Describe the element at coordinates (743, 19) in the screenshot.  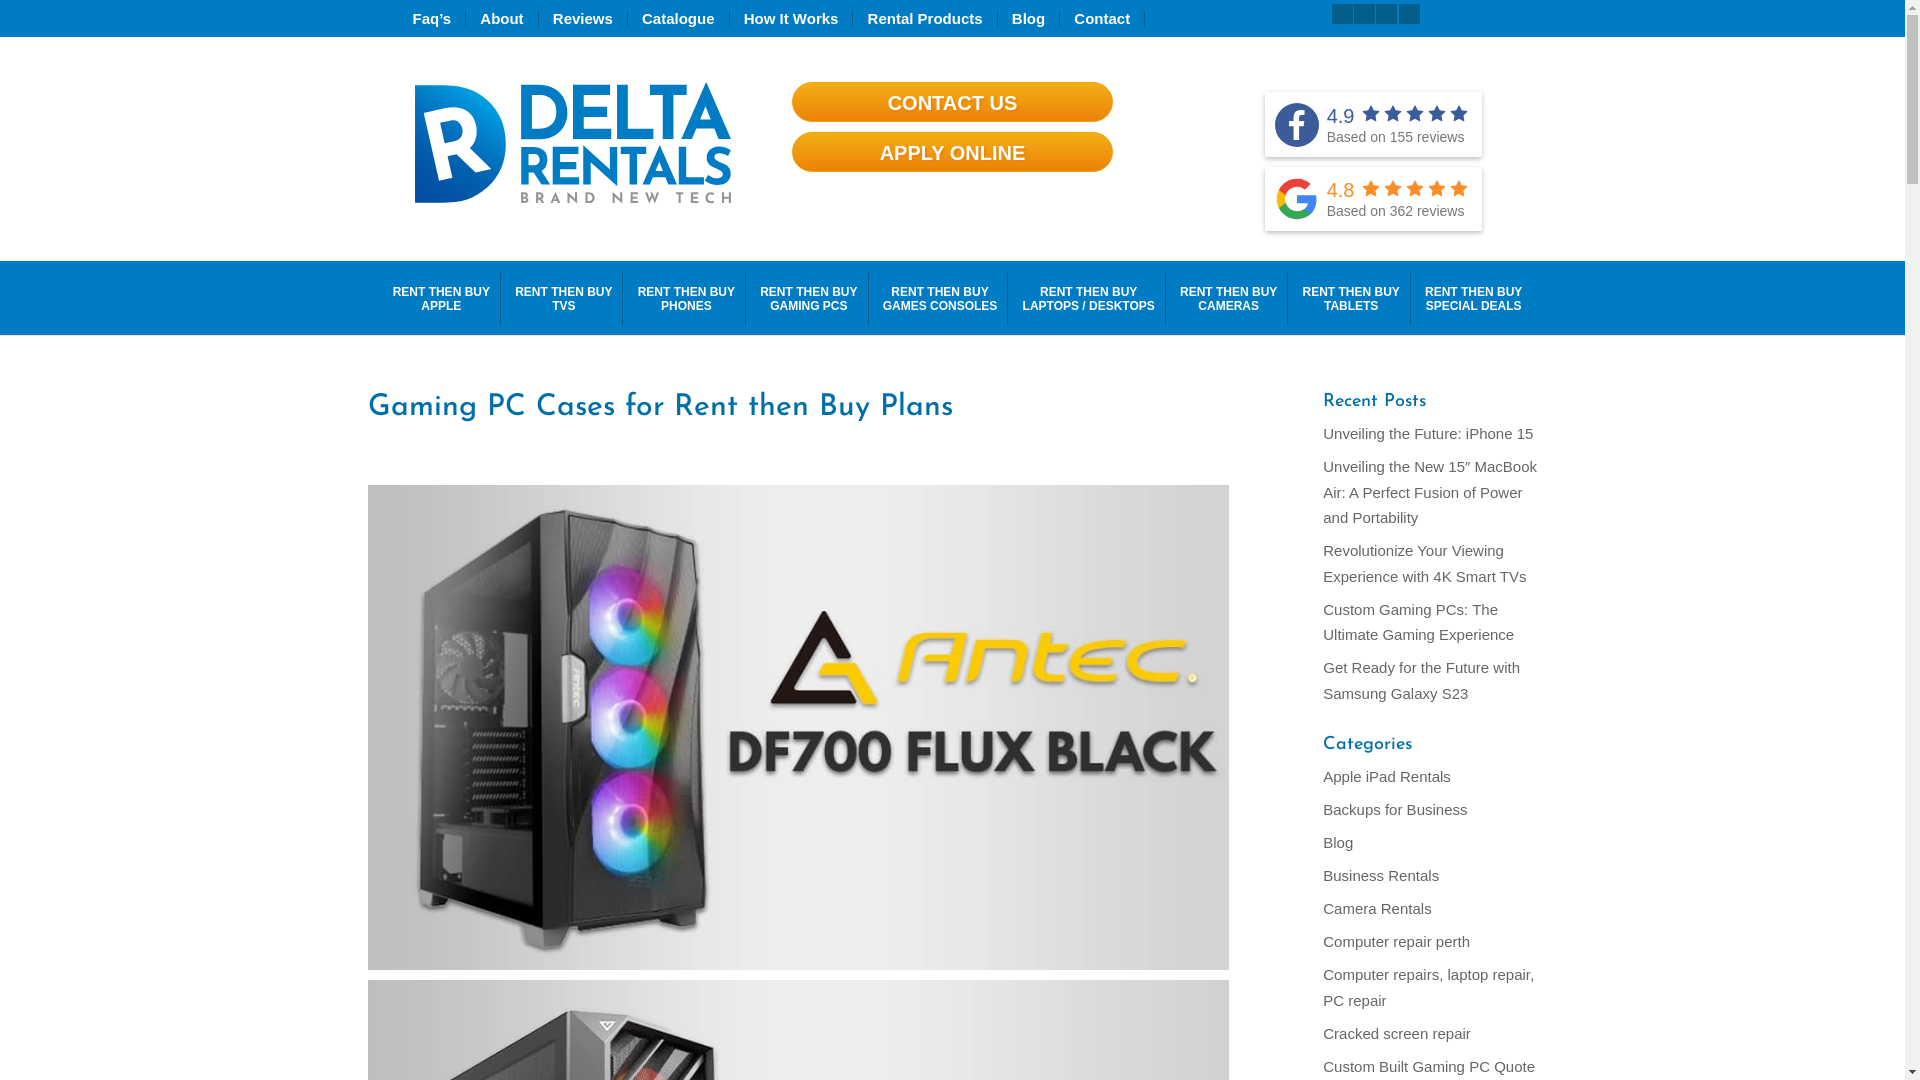
I see `'How It Works'` at that location.